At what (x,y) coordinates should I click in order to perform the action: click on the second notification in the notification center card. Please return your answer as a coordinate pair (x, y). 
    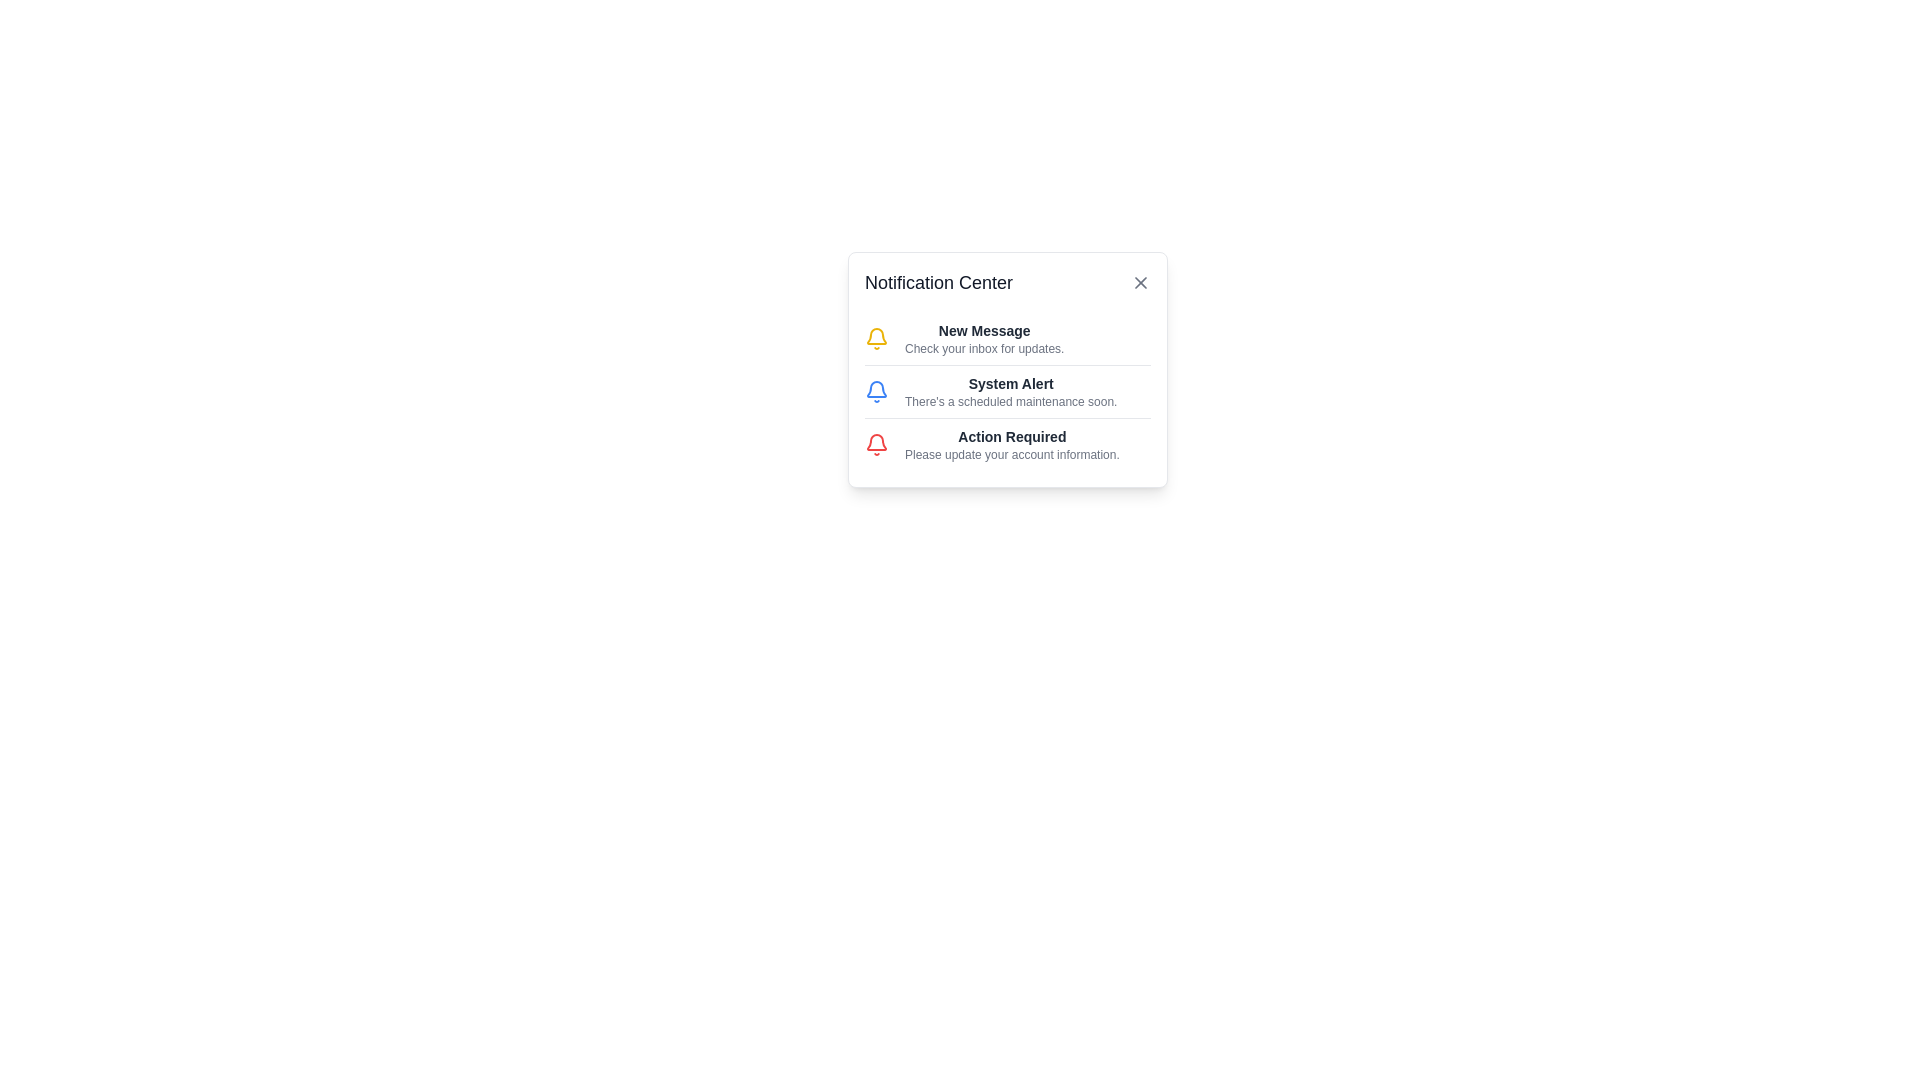
    Looking at the image, I should click on (1008, 391).